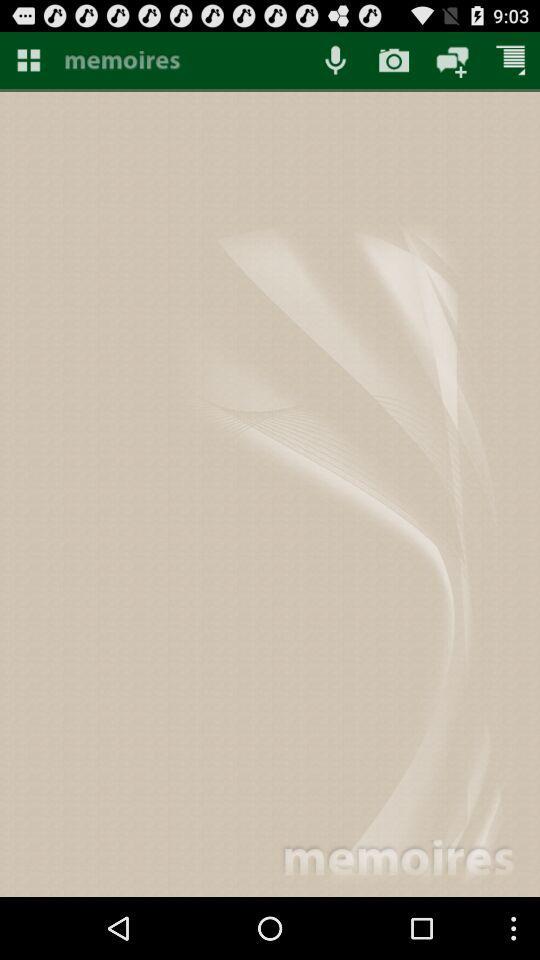 The width and height of the screenshot is (540, 960). I want to click on the microphone icon, so click(335, 64).